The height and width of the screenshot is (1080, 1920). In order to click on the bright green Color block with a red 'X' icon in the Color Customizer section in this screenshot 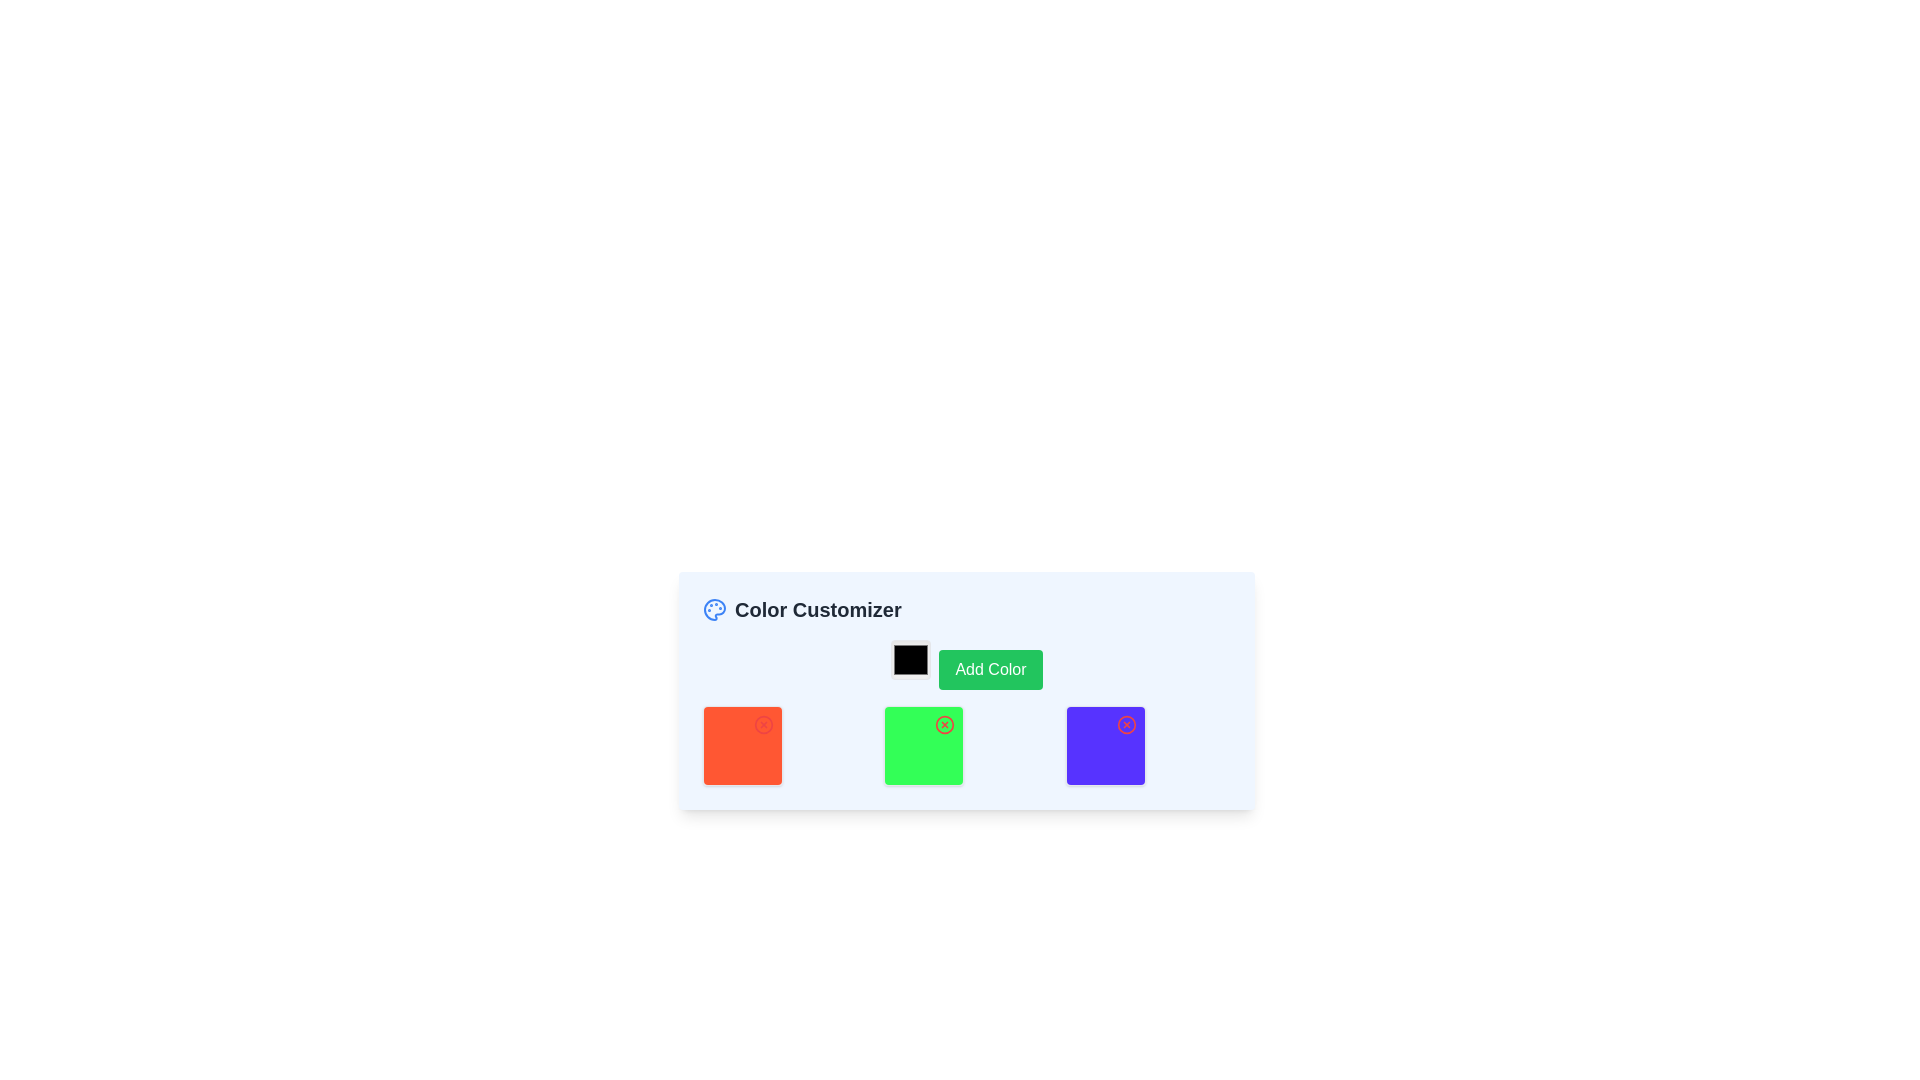, I will do `click(966, 745)`.